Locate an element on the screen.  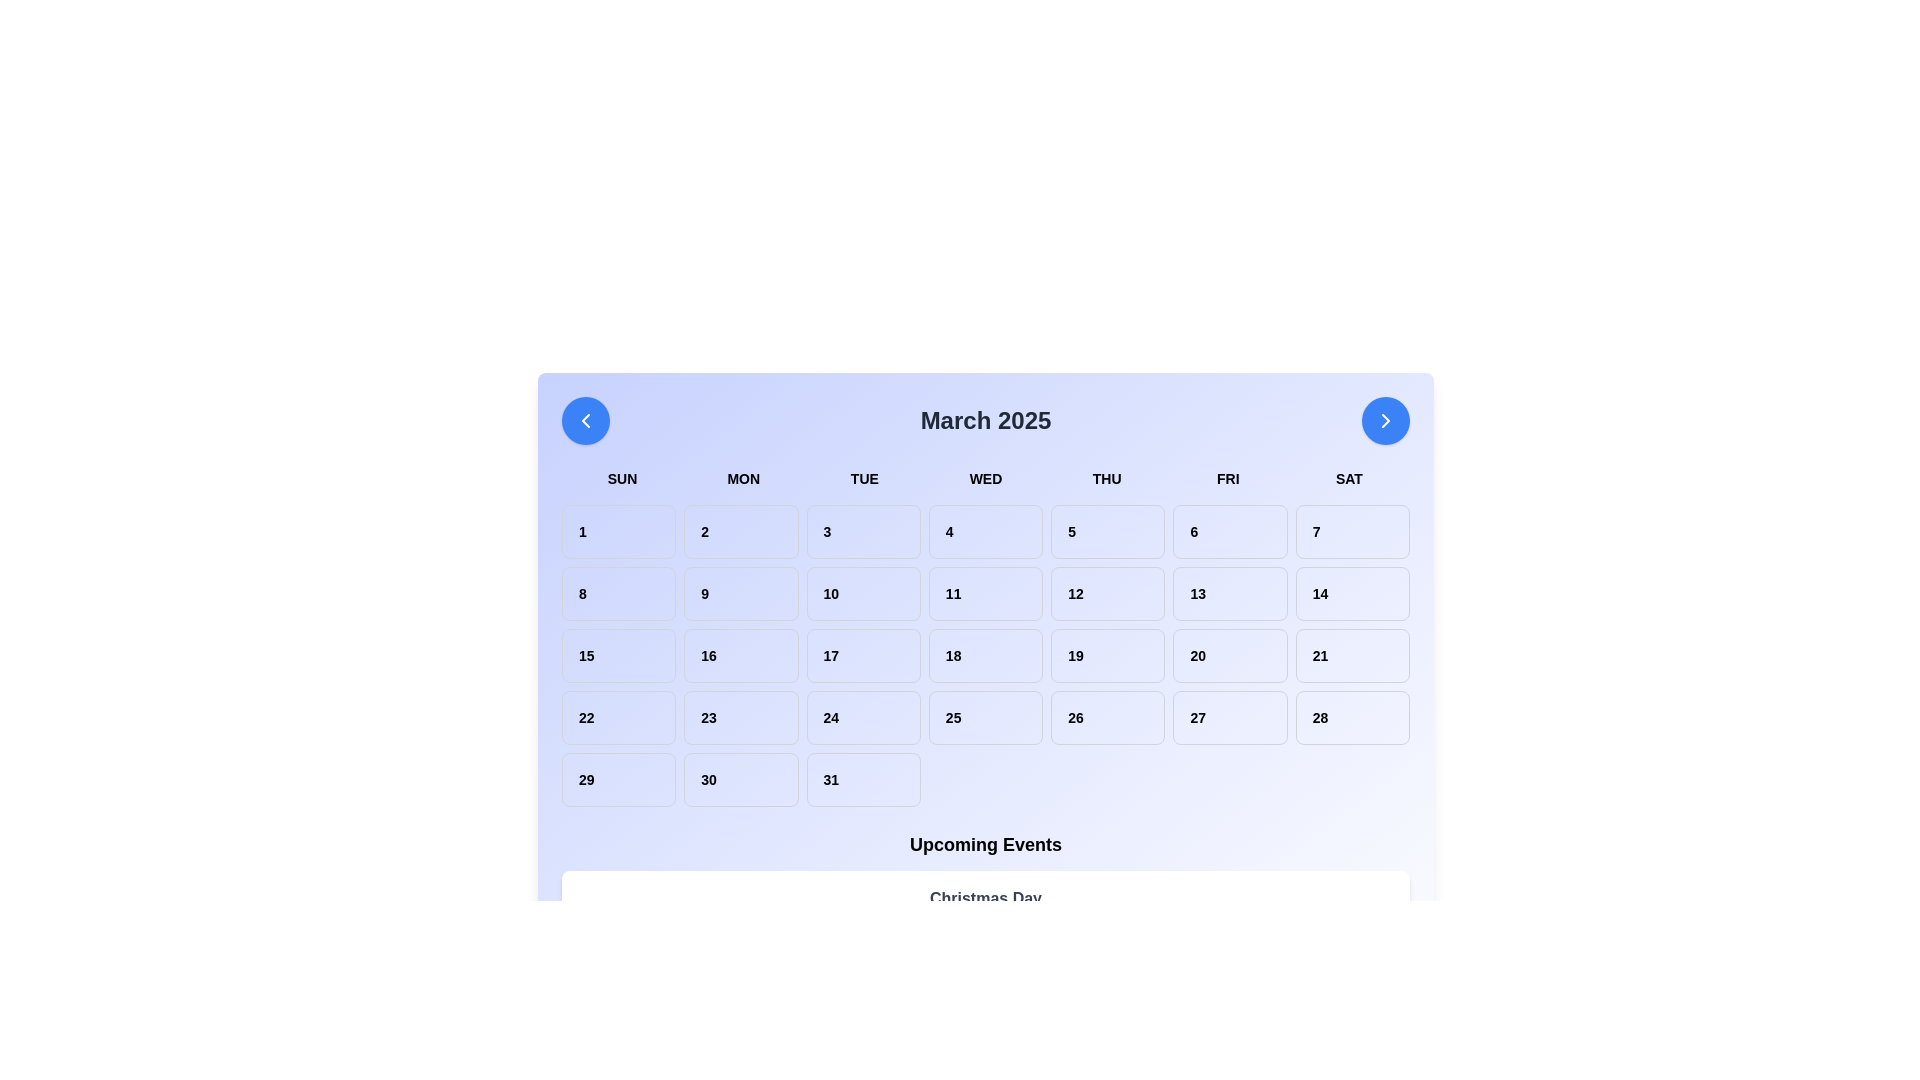
the button displaying the number '28' in the Saturday column of the March 2025 calendar is located at coordinates (1352, 716).